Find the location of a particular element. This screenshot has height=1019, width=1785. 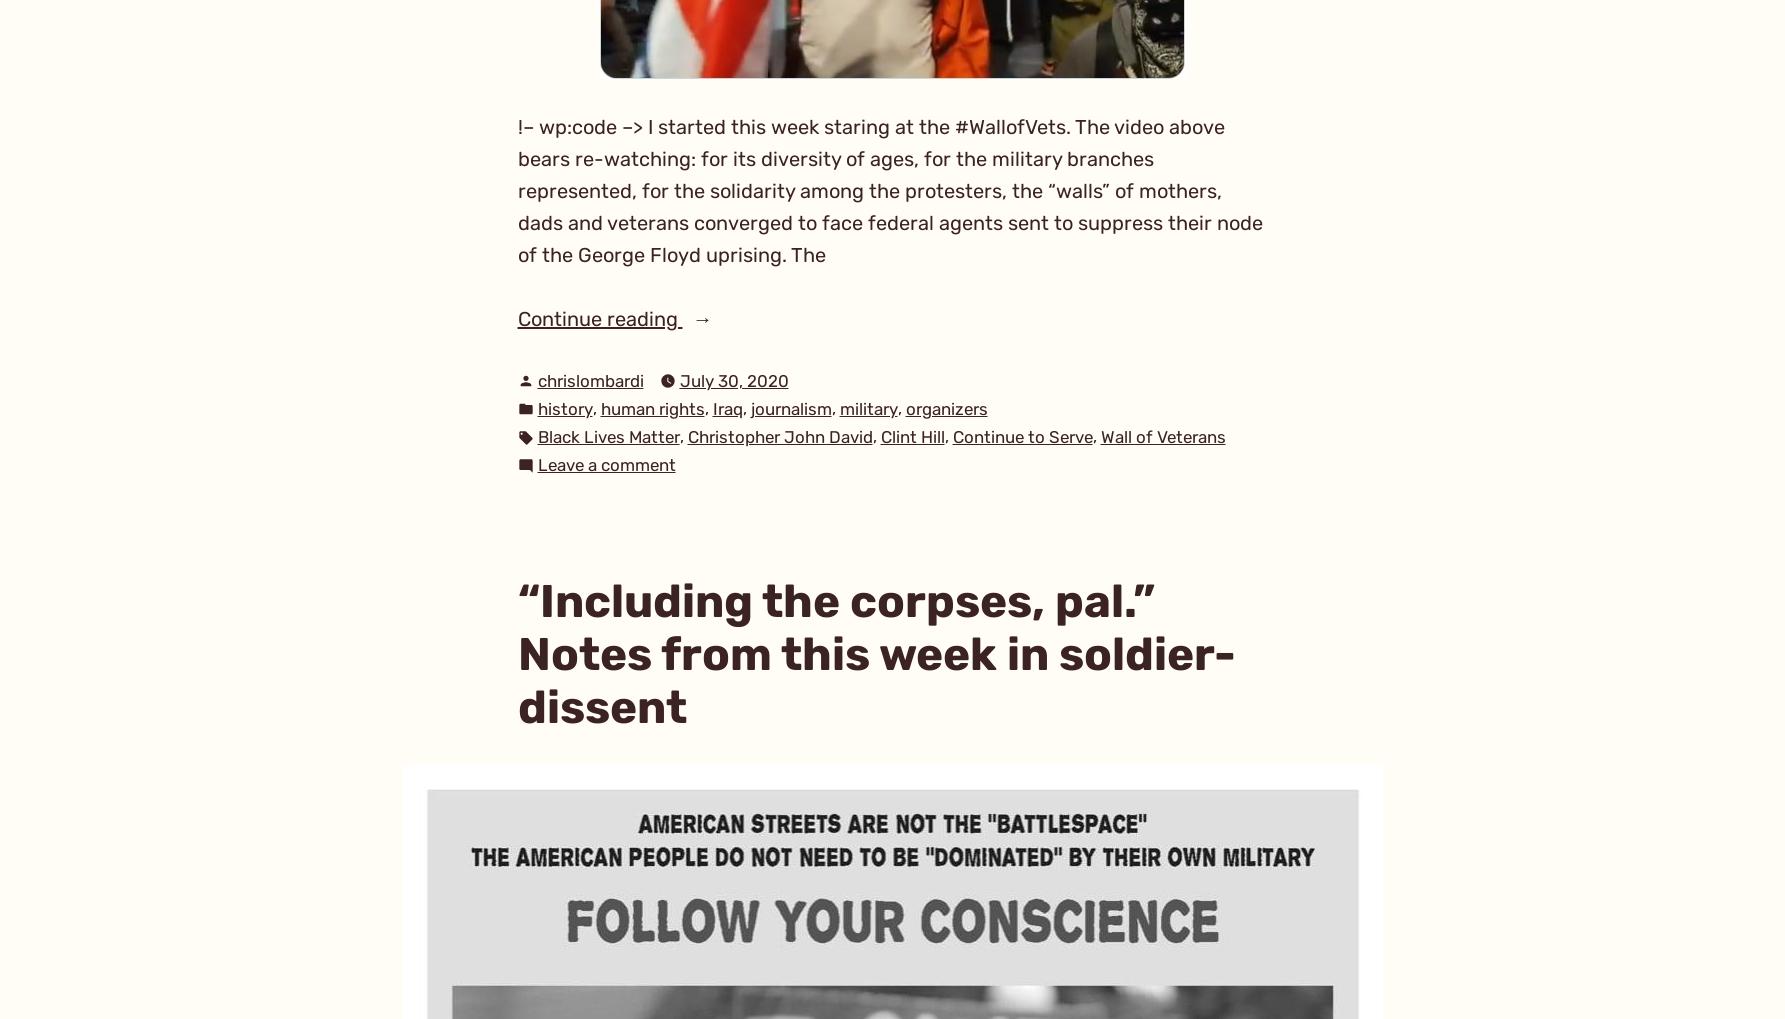

'Christopher John David' is located at coordinates (779, 437).